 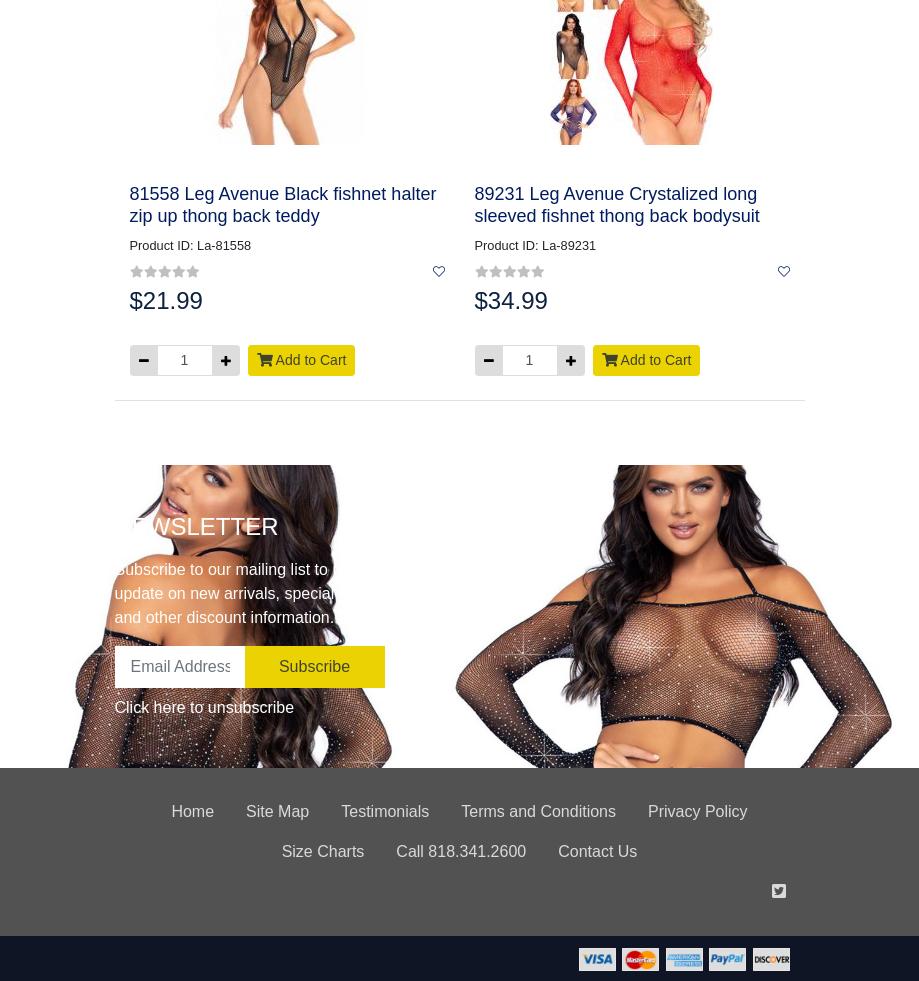 What do you see at coordinates (509, 298) in the screenshot?
I see `'$34.99'` at bounding box center [509, 298].